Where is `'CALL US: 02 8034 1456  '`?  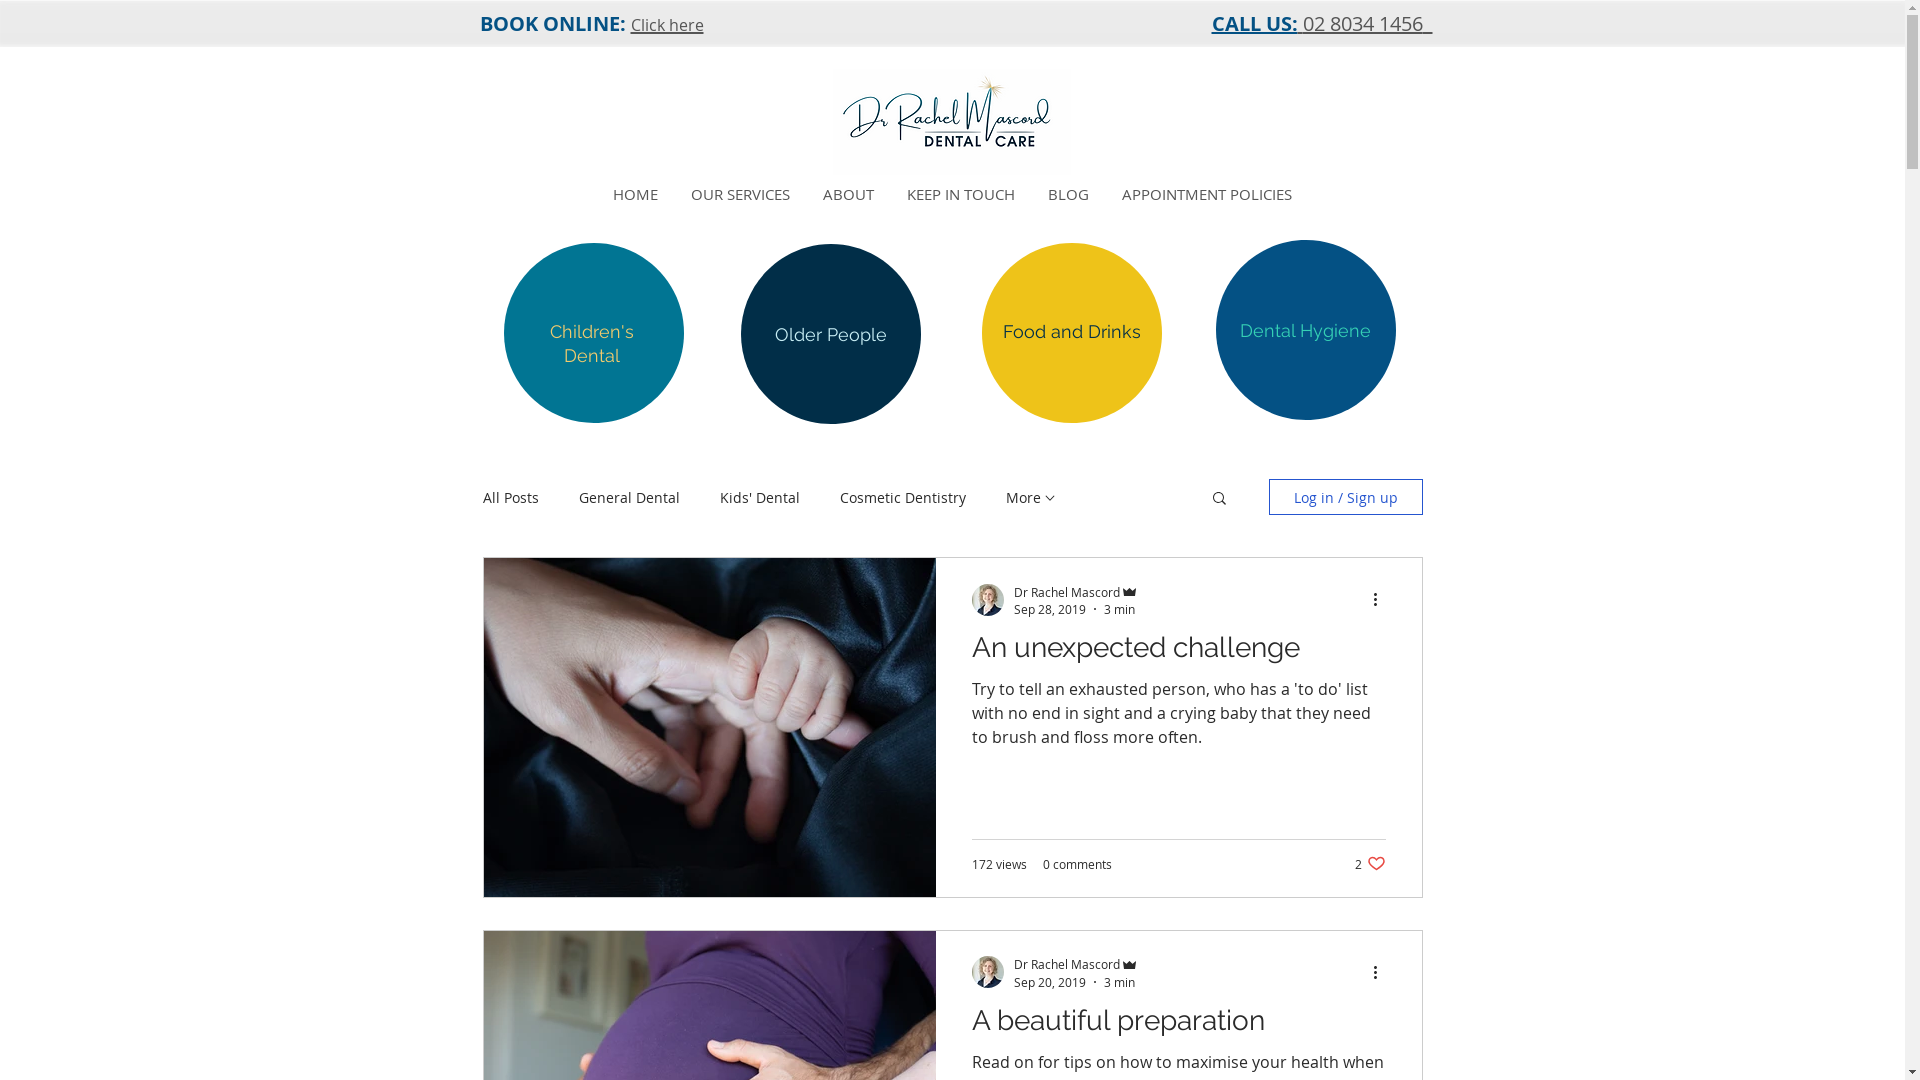 'CALL US: 02 8034 1456  ' is located at coordinates (1322, 23).